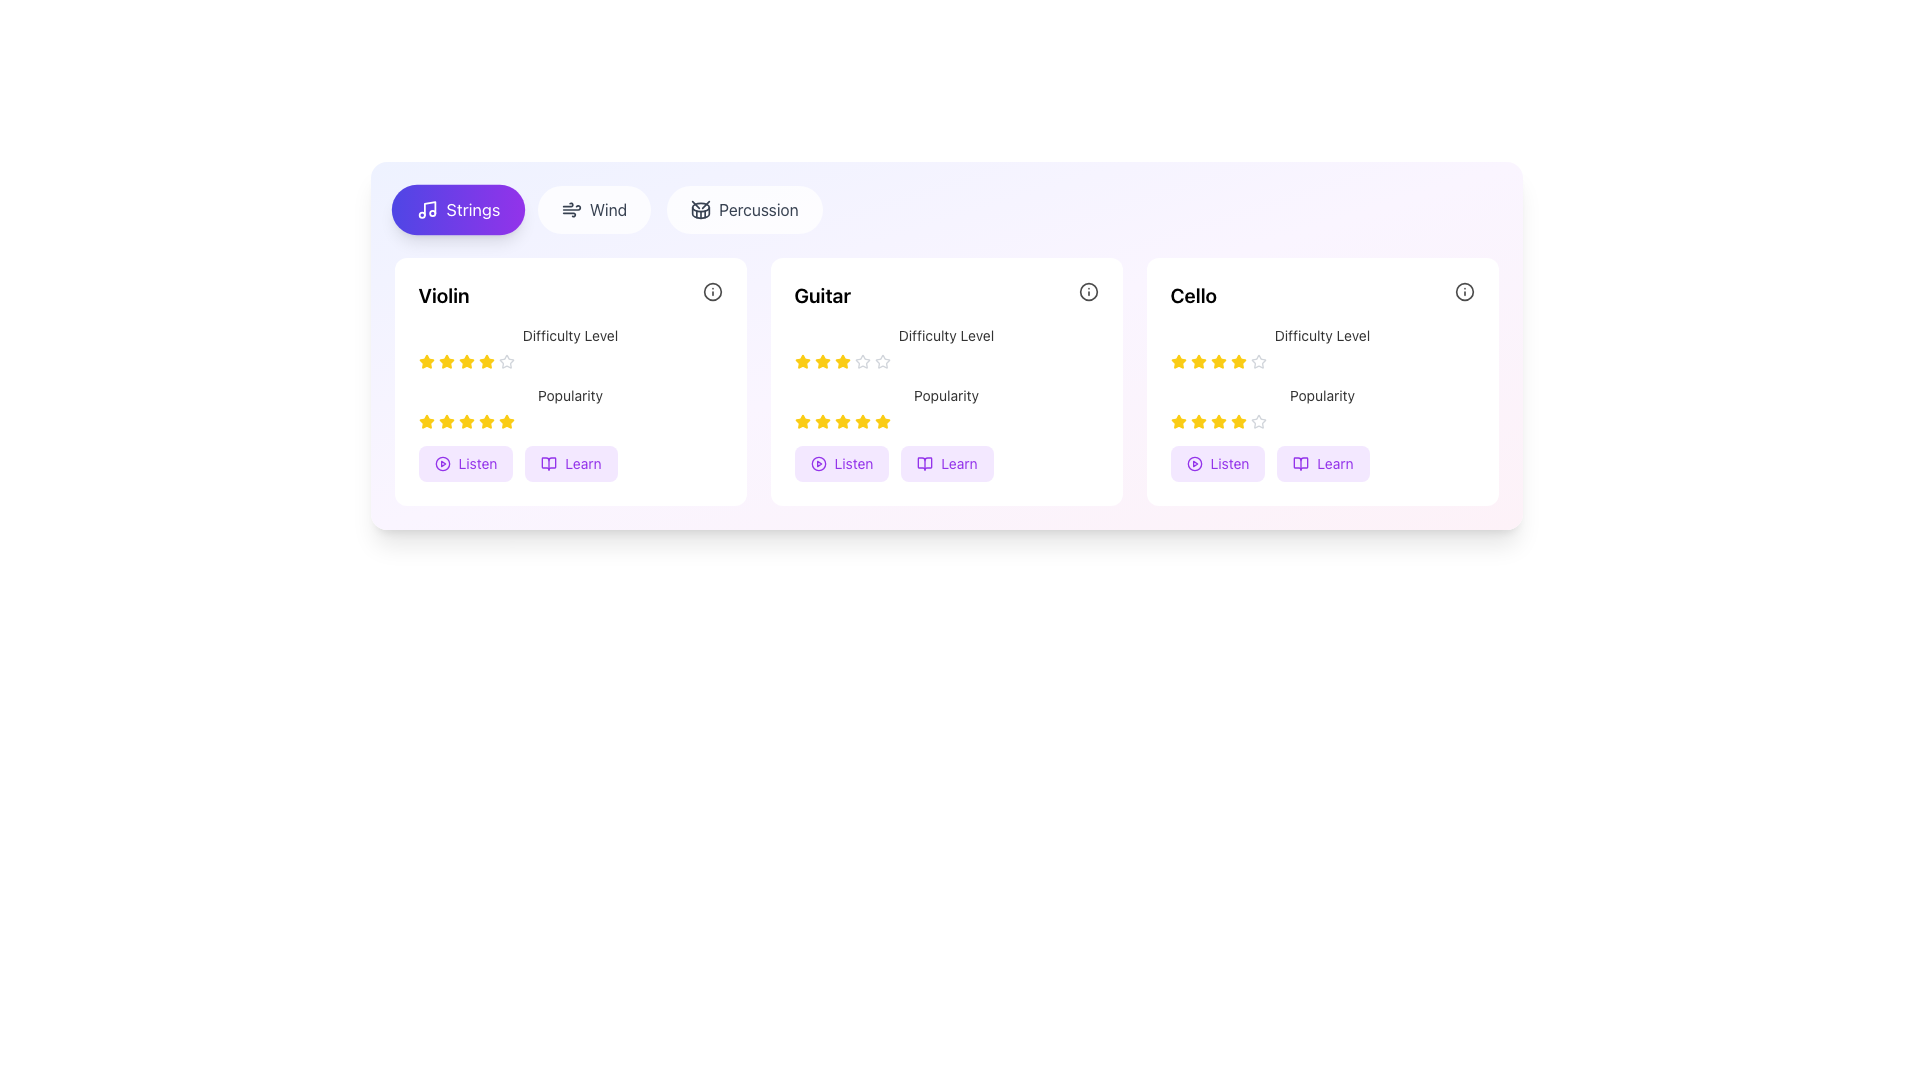  What do you see at coordinates (1335, 463) in the screenshot?
I see `the button labeled 'Cello' by clicking on its text label located at the center-right of the button` at bounding box center [1335, 463].